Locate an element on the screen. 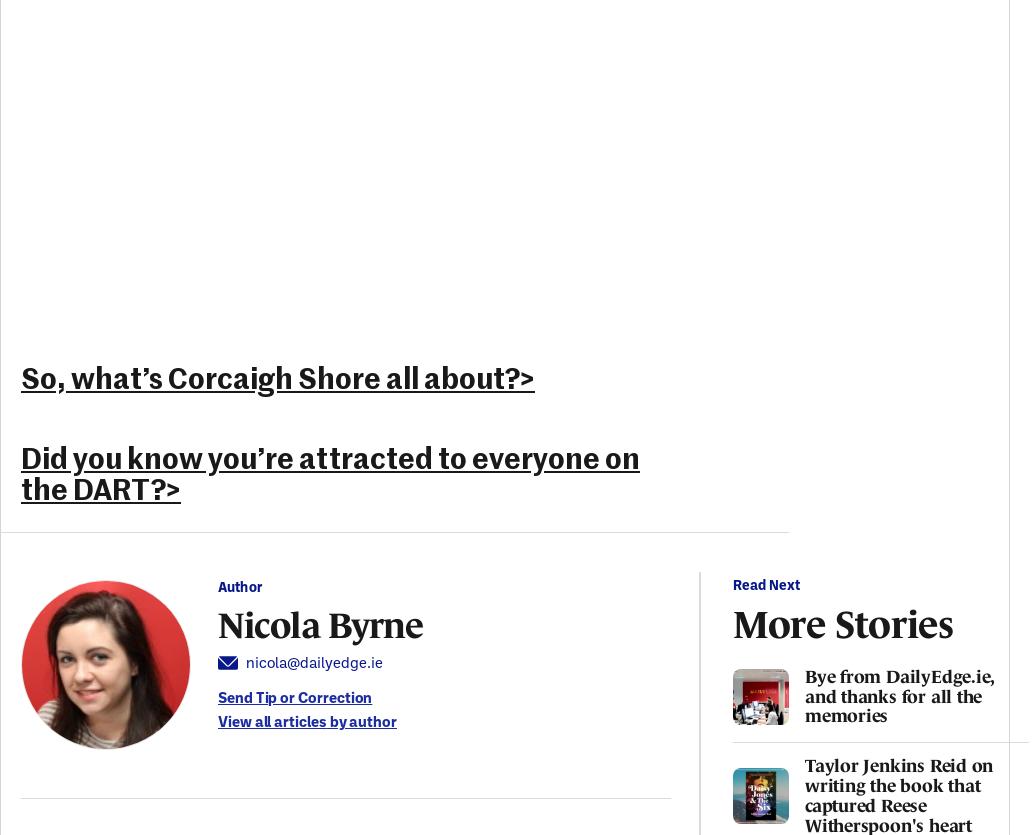 The width and height of the screenshot is (1034, 835). 'More Stories' is located at coordinates (842, 621).